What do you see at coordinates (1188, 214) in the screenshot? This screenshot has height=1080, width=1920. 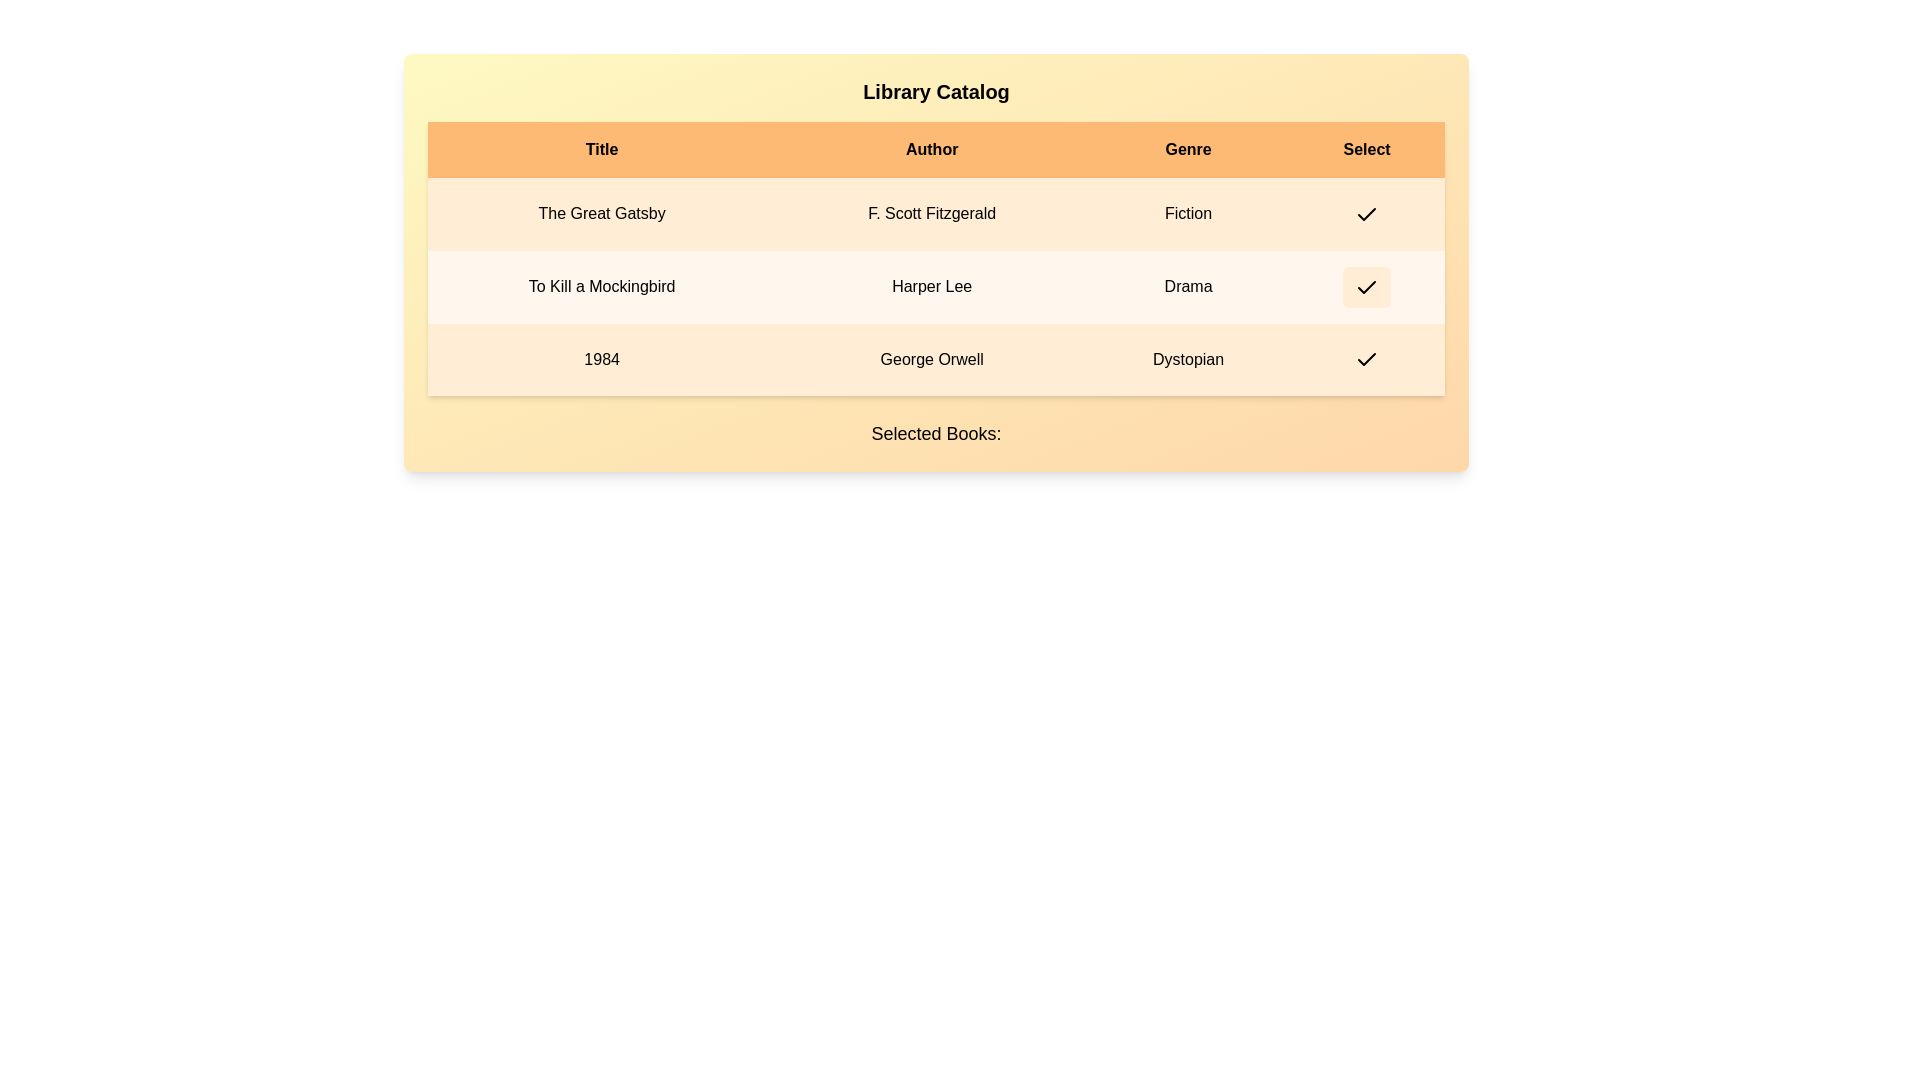 I see `the static text label identifying the genre of the book 'The Great Gatsby' in the first row of the table` at bounding box center [1188, 214].